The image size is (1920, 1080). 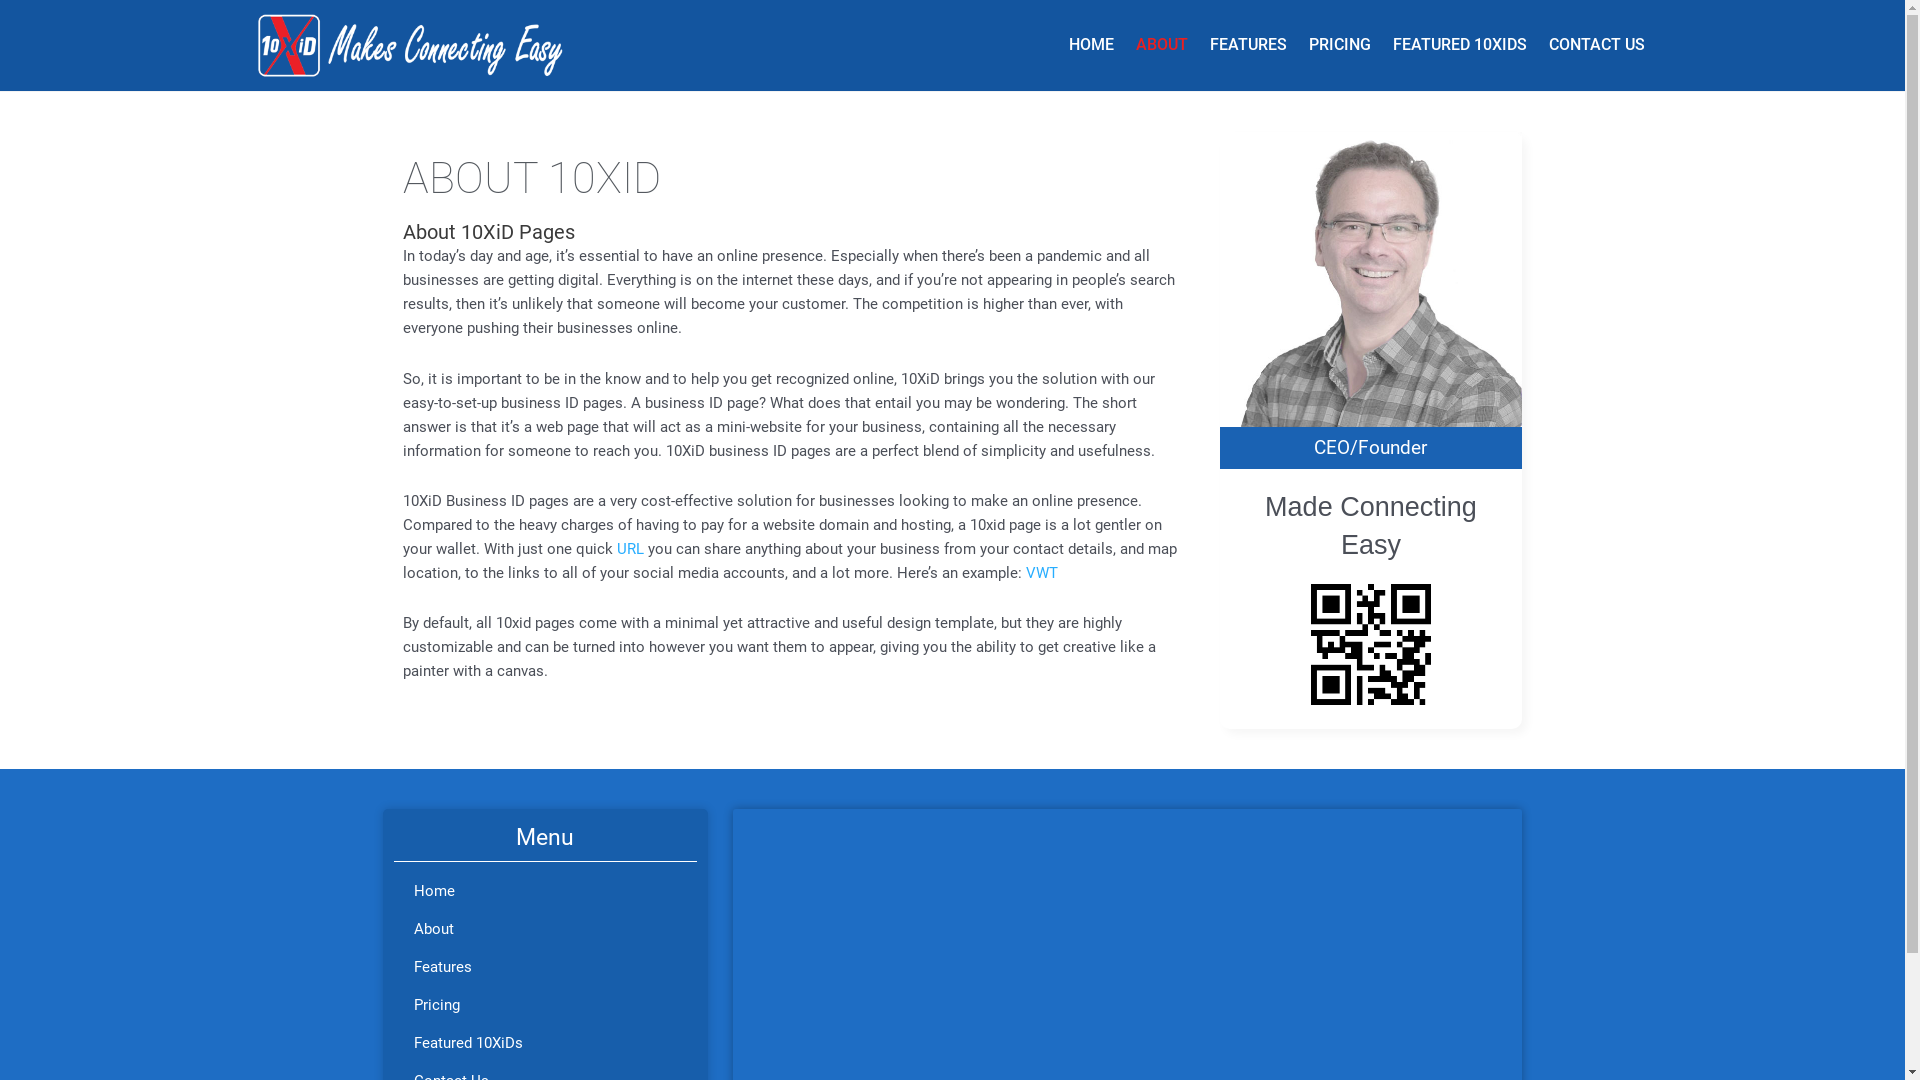 I want to click on 'ABOUT', so click(x=1123, y=45).